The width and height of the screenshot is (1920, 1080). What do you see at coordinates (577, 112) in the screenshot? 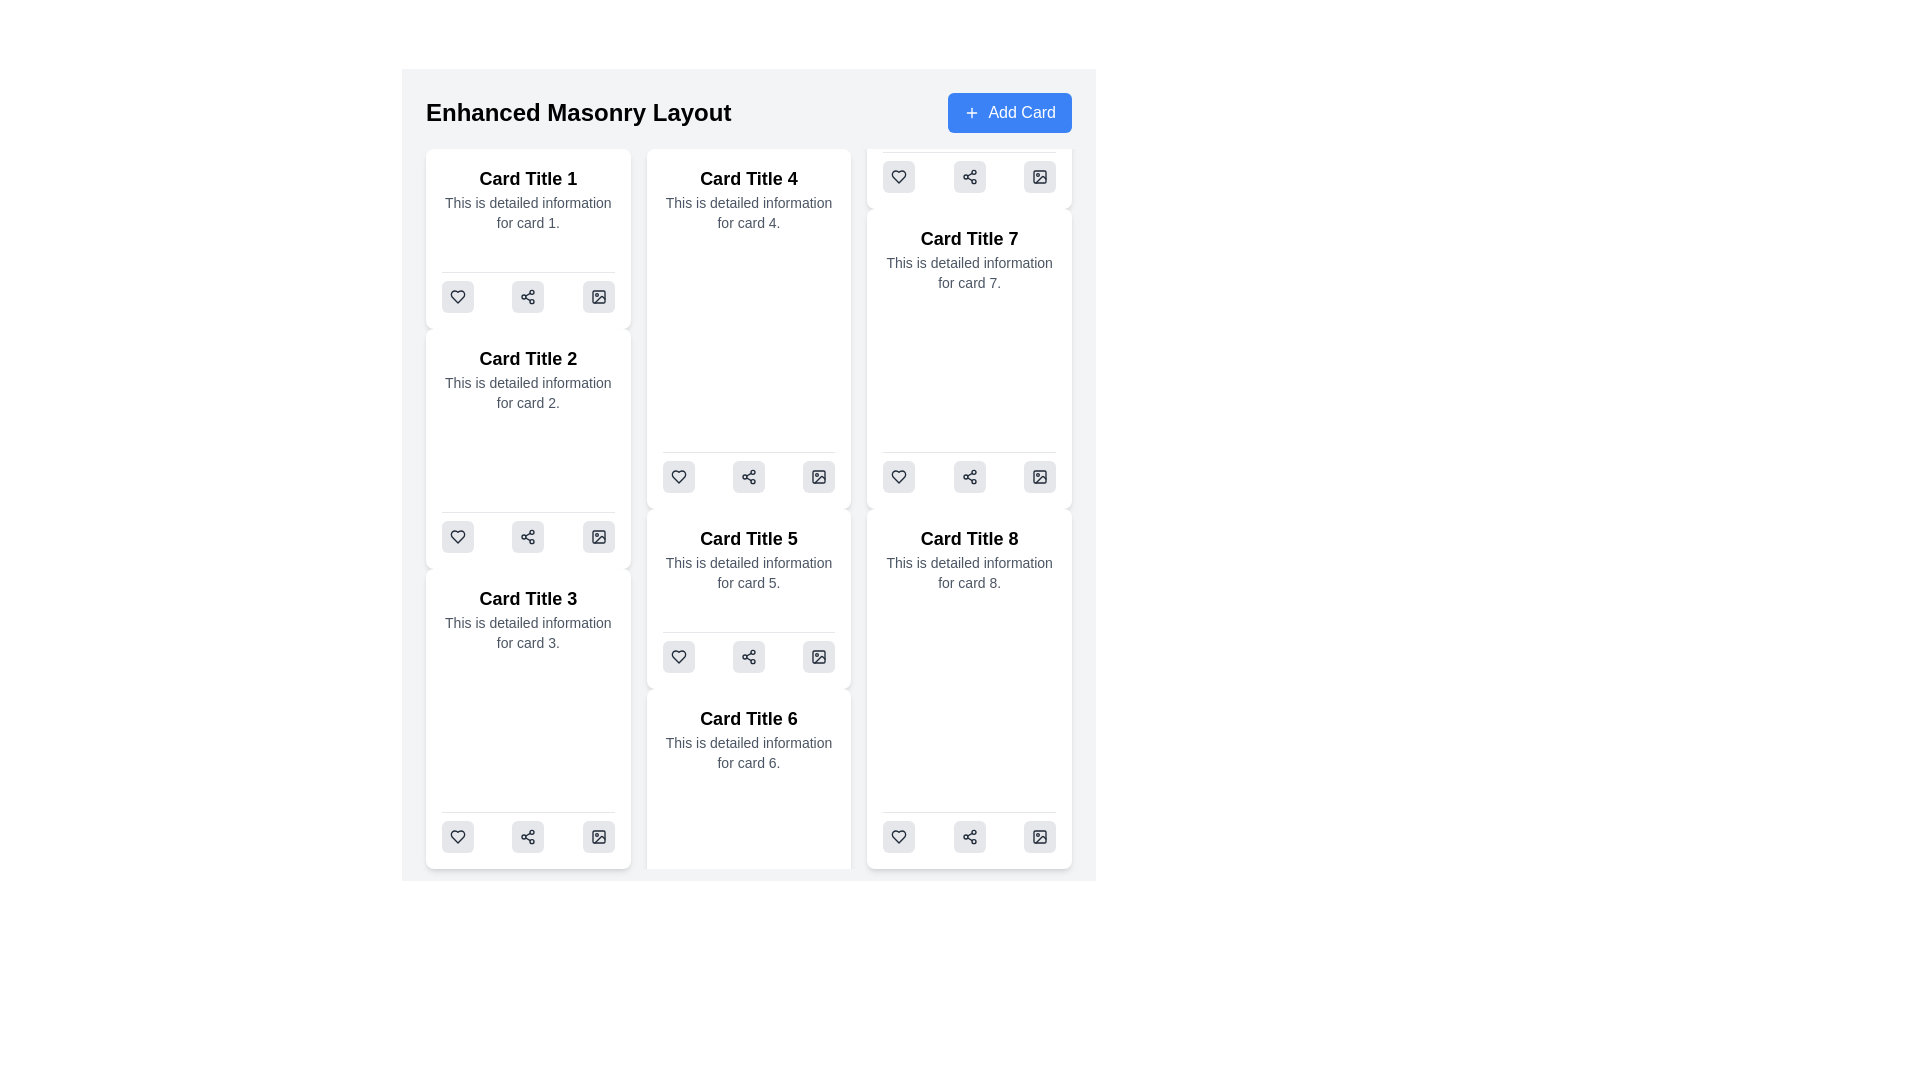
I see `the bold text label 'Enhanced Masonry Layout' located at the top-left of the interface` at bounding box center [577, 112].